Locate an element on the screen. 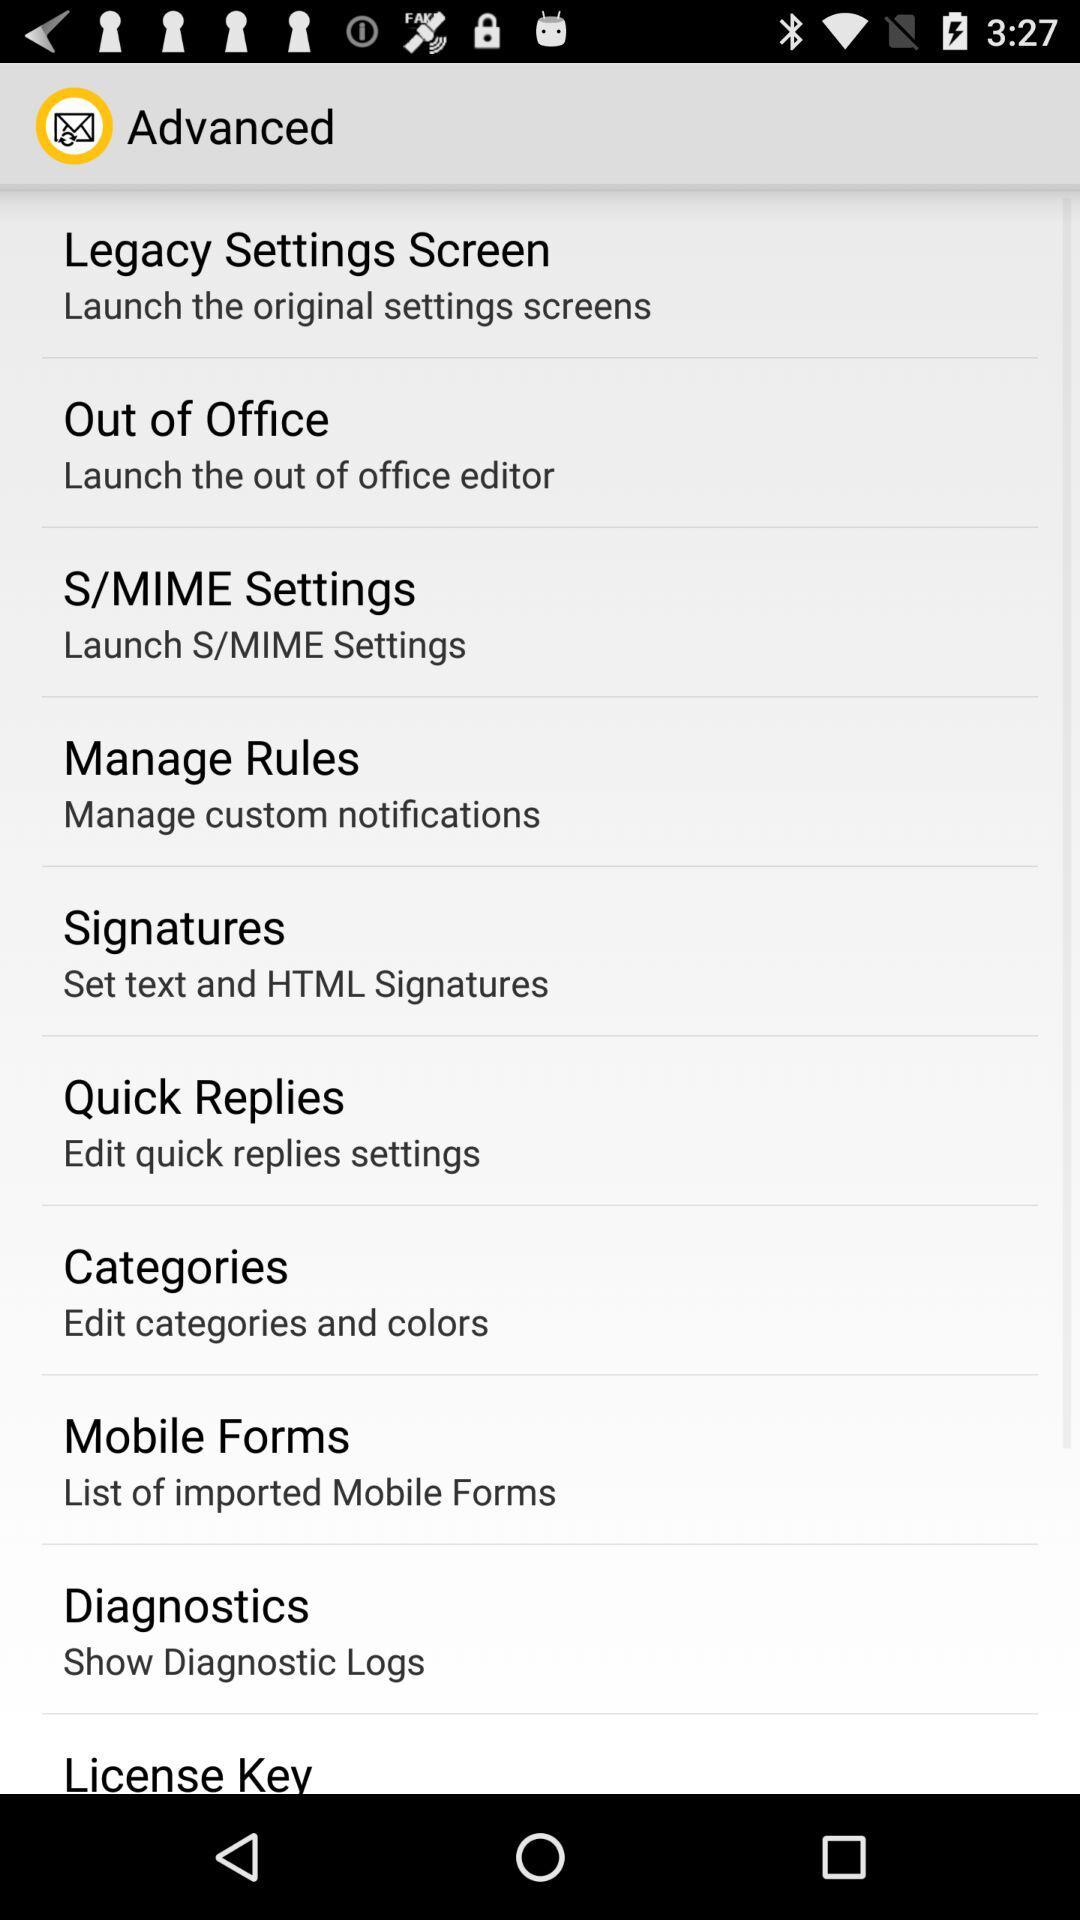  the list of imported icon is located at coordinates (309, 1491).